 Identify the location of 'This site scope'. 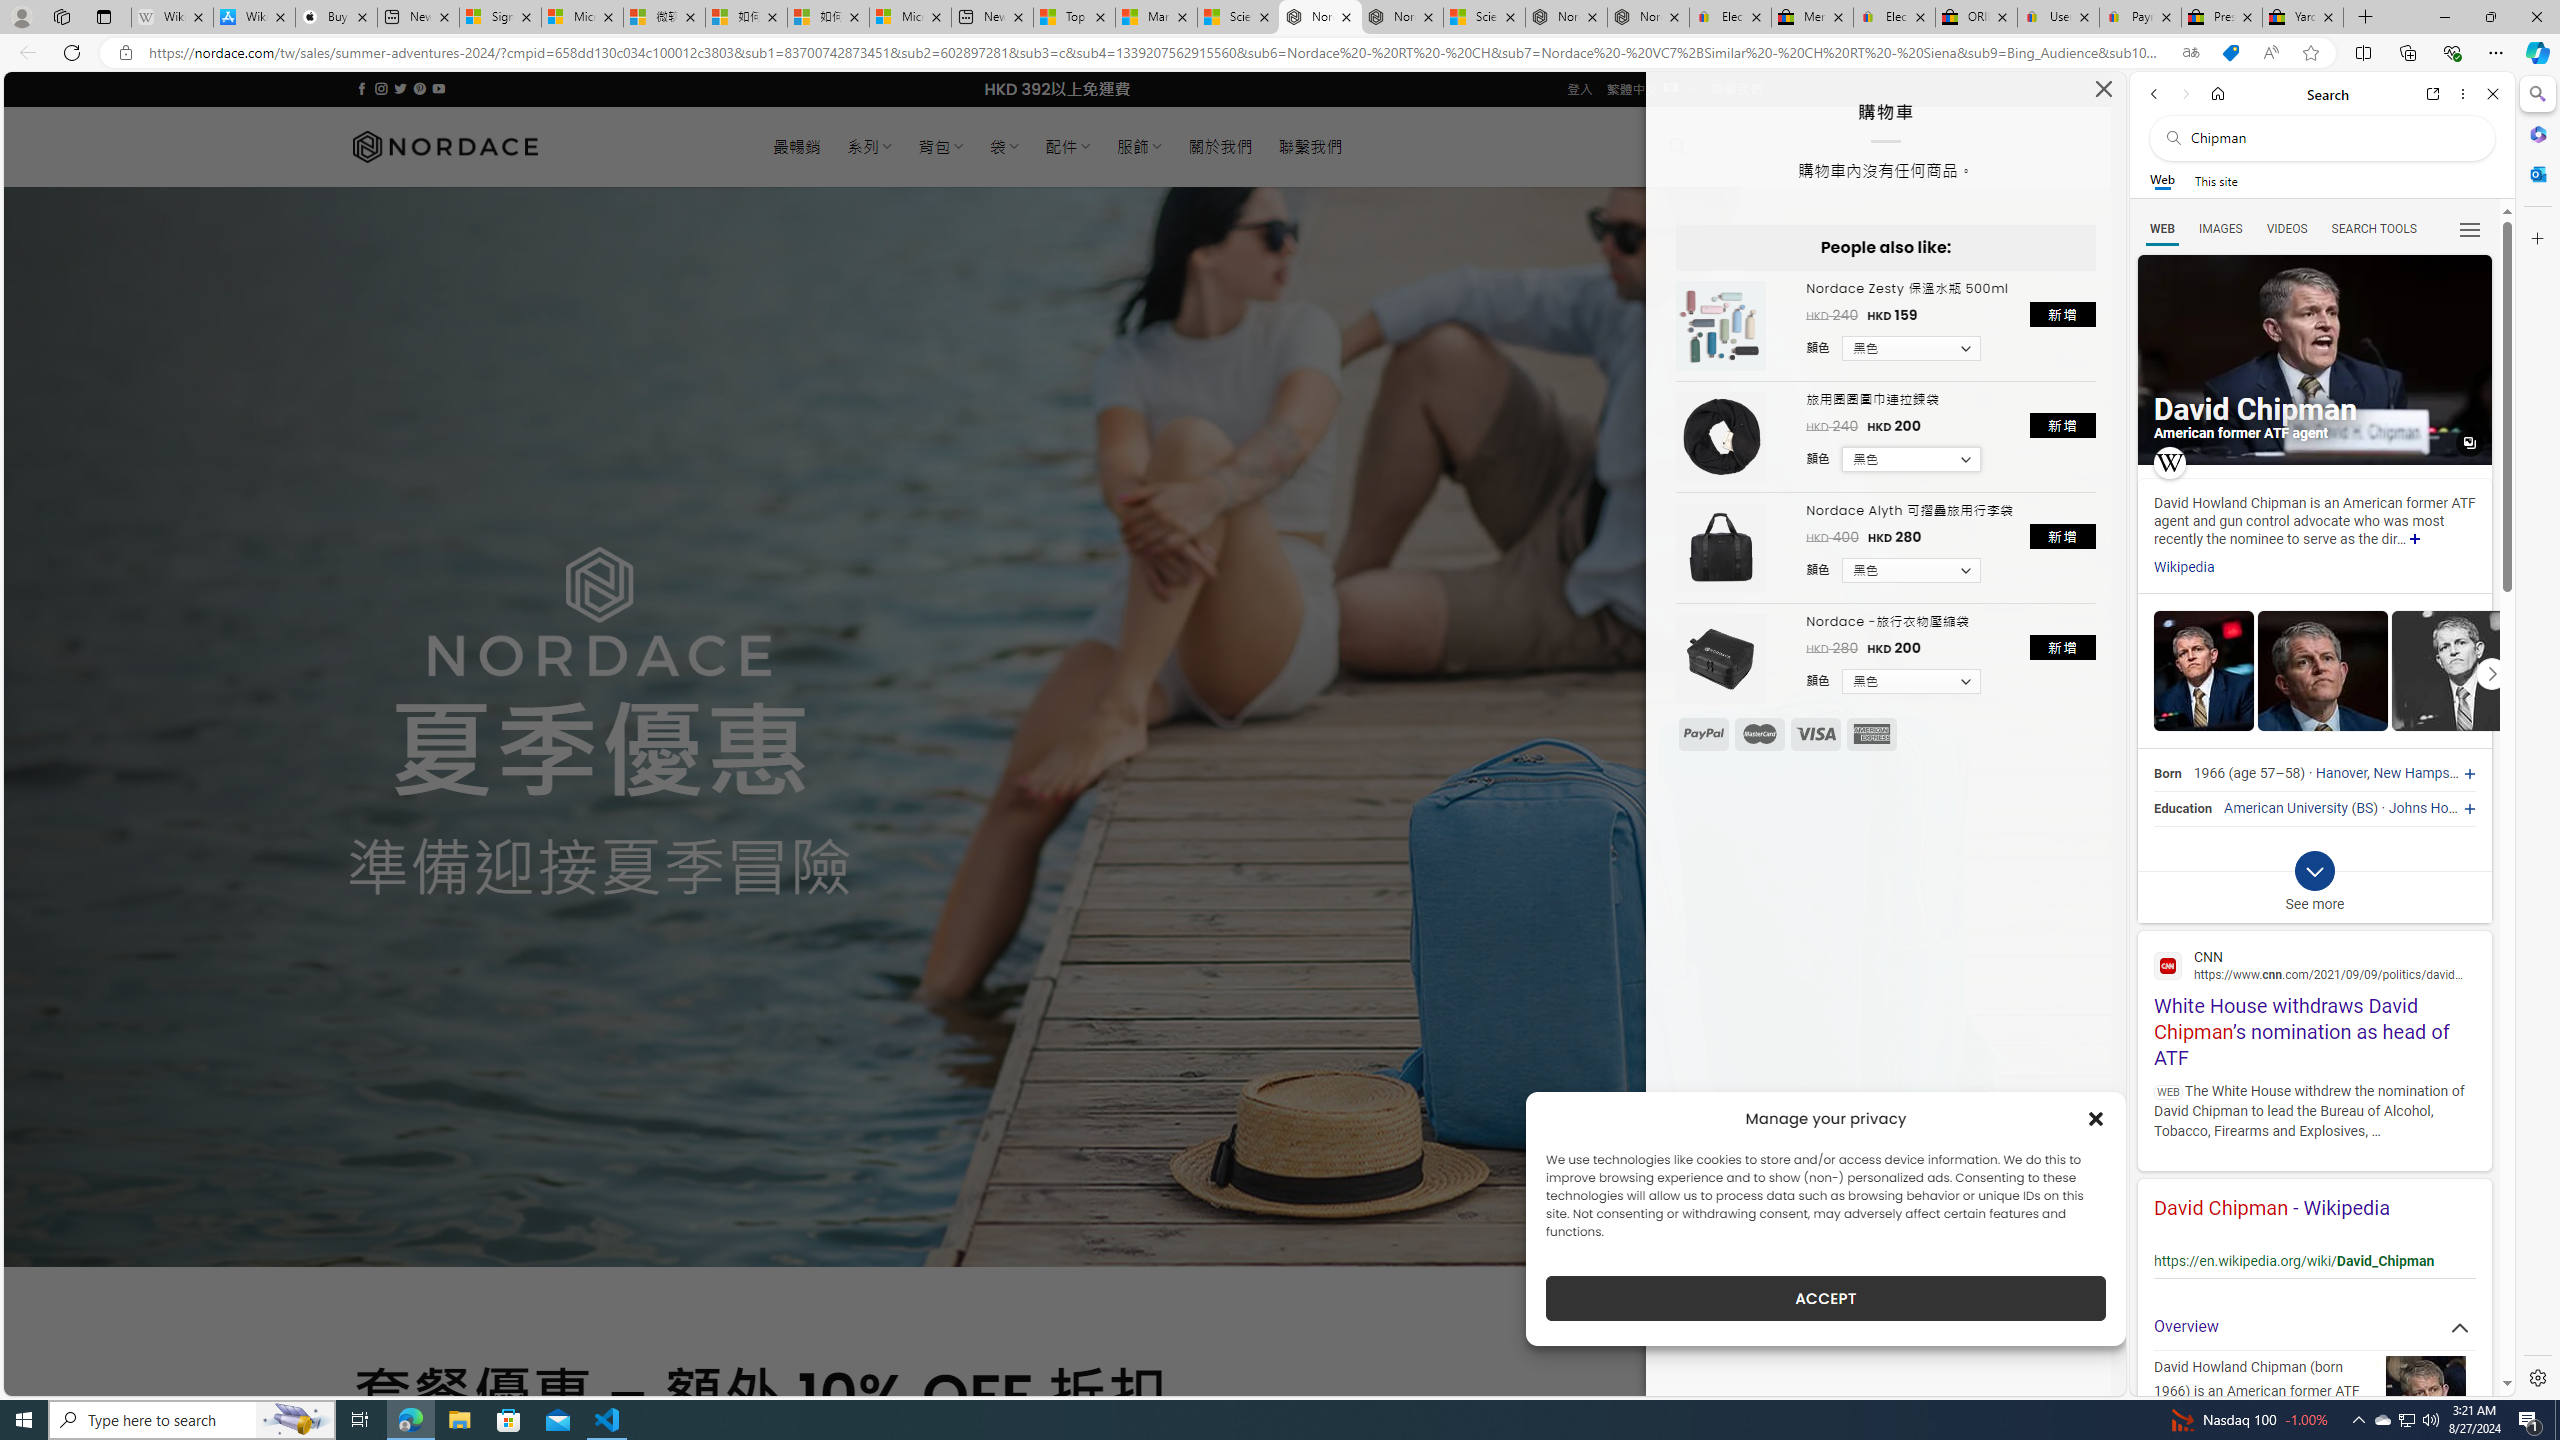
(2214, 180).